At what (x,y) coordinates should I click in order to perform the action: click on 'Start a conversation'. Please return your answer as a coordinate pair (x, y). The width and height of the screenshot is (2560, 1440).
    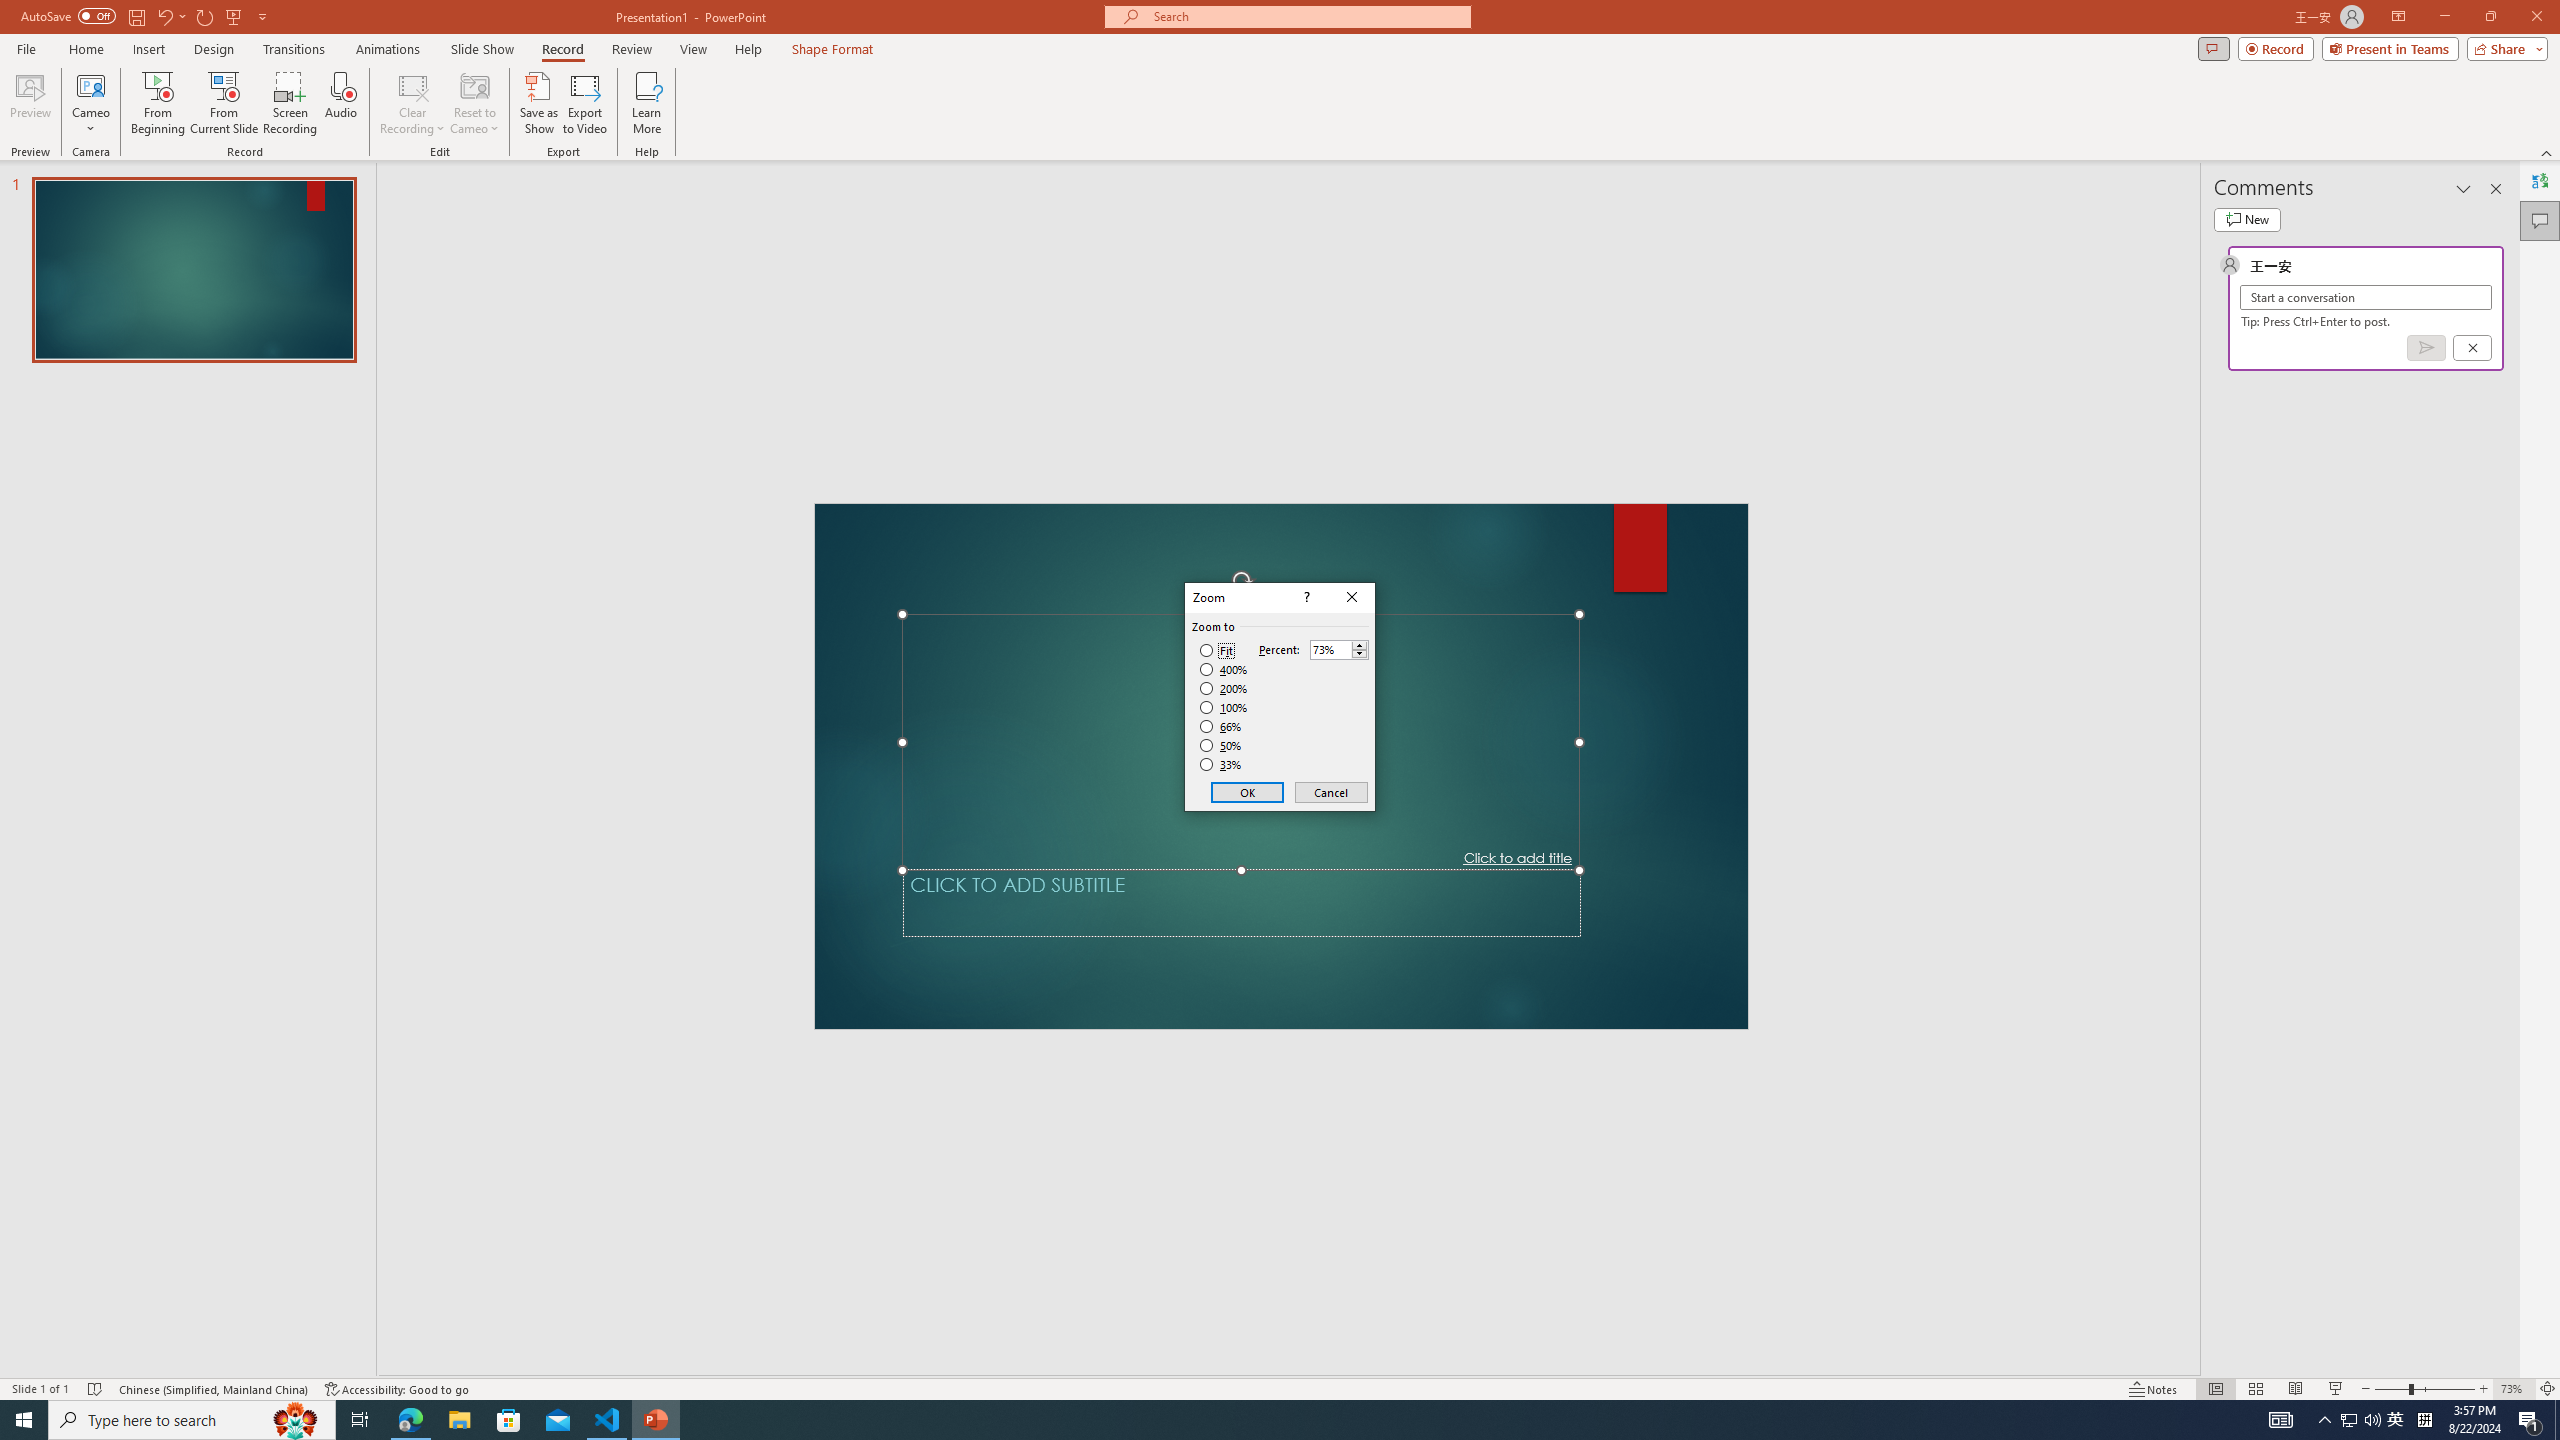
    Looking at the image, I should click on (2364, 296).